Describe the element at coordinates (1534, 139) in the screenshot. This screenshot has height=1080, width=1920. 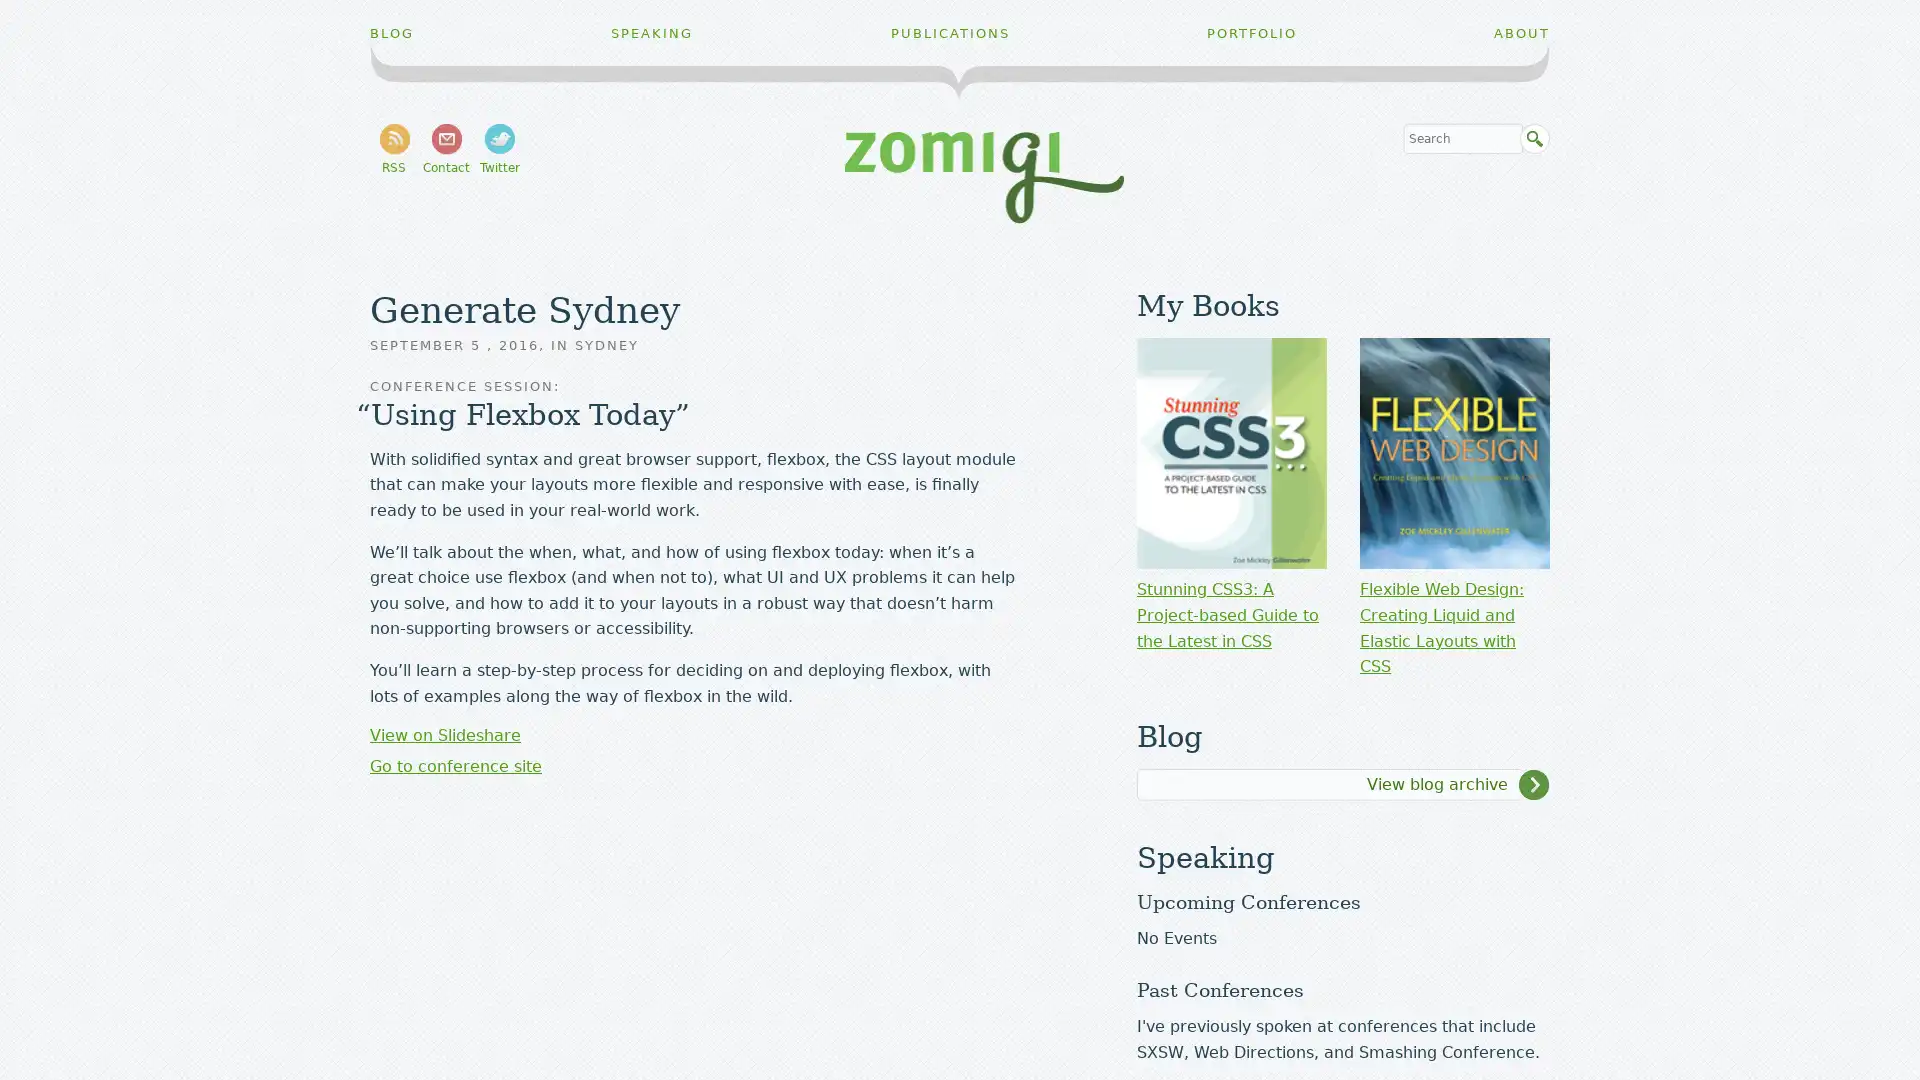
I see `search` at that location.